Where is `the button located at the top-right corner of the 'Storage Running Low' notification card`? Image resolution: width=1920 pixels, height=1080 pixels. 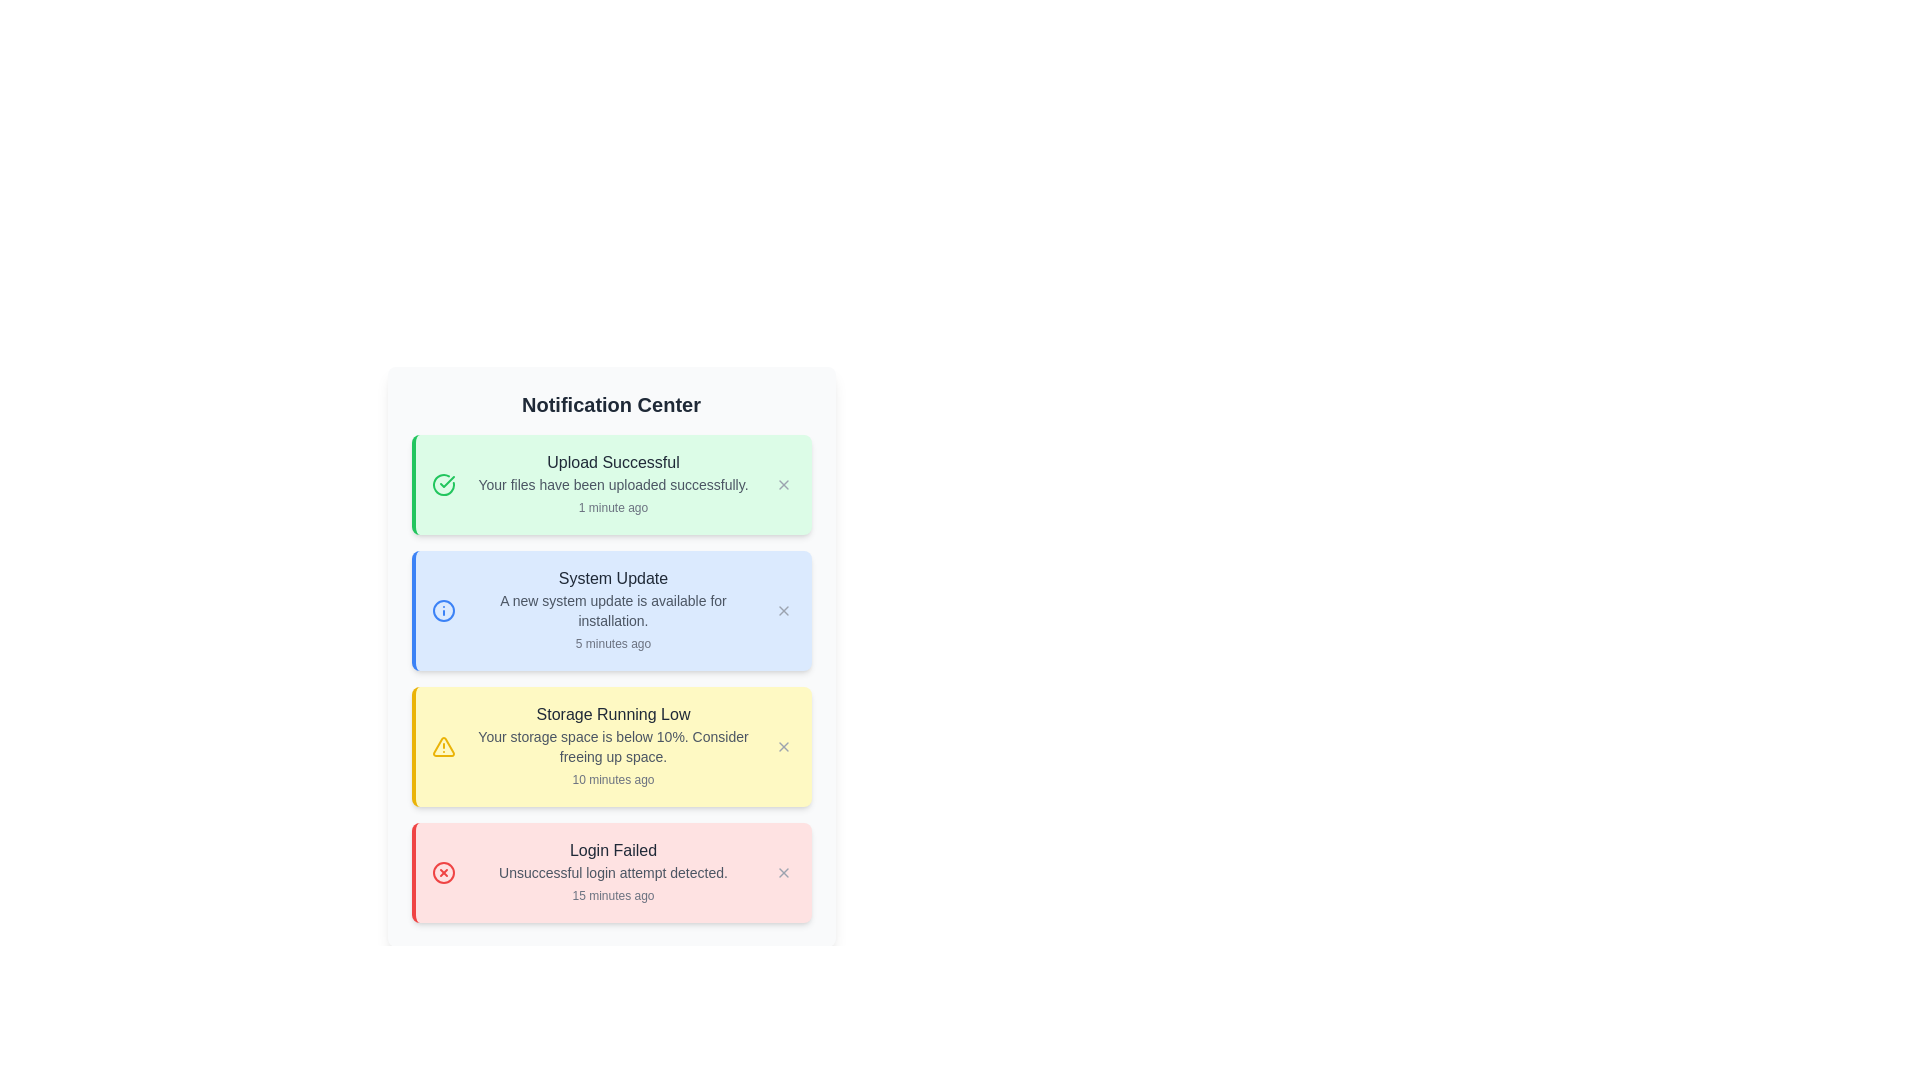
the button located at the top-right corner of the 'Storage Running Low' notification card is located at coordinates (782, 747).